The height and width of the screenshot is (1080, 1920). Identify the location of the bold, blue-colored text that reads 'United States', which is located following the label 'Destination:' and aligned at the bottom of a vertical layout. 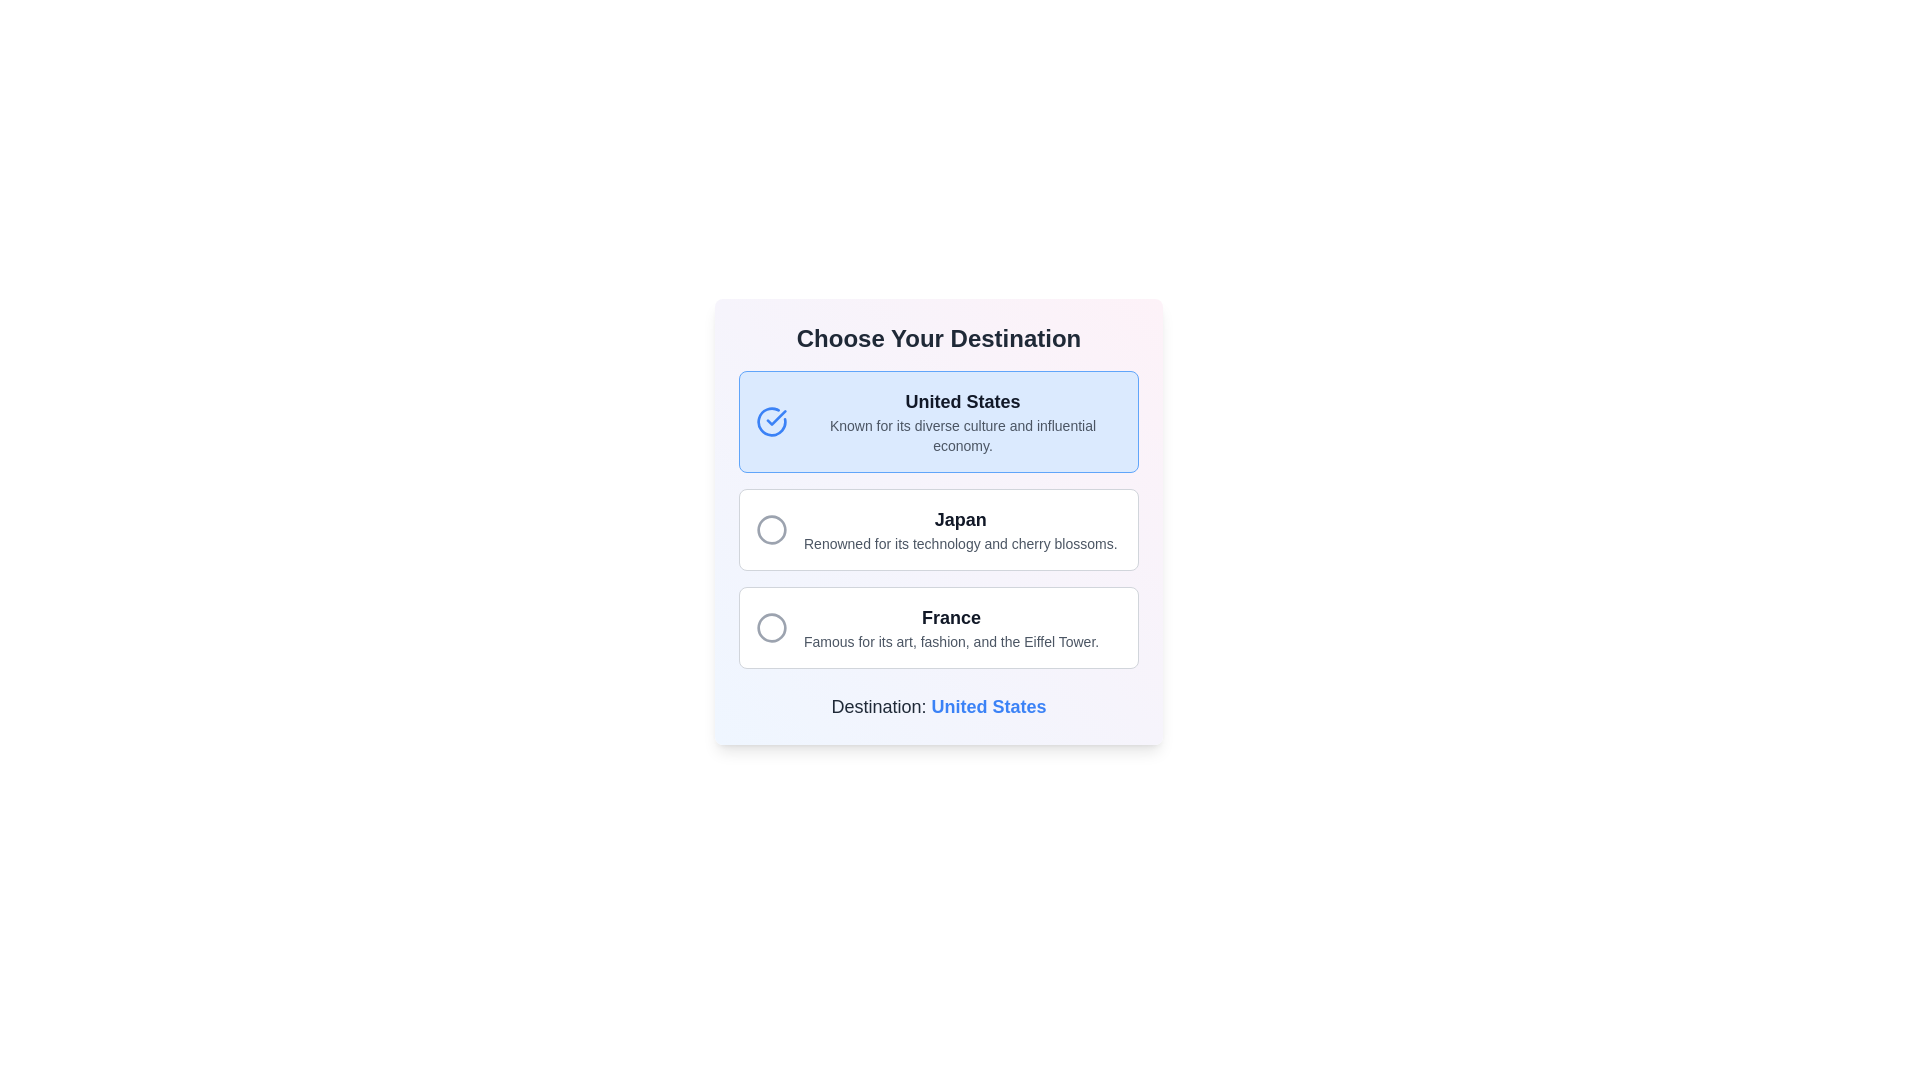
(988, 705).